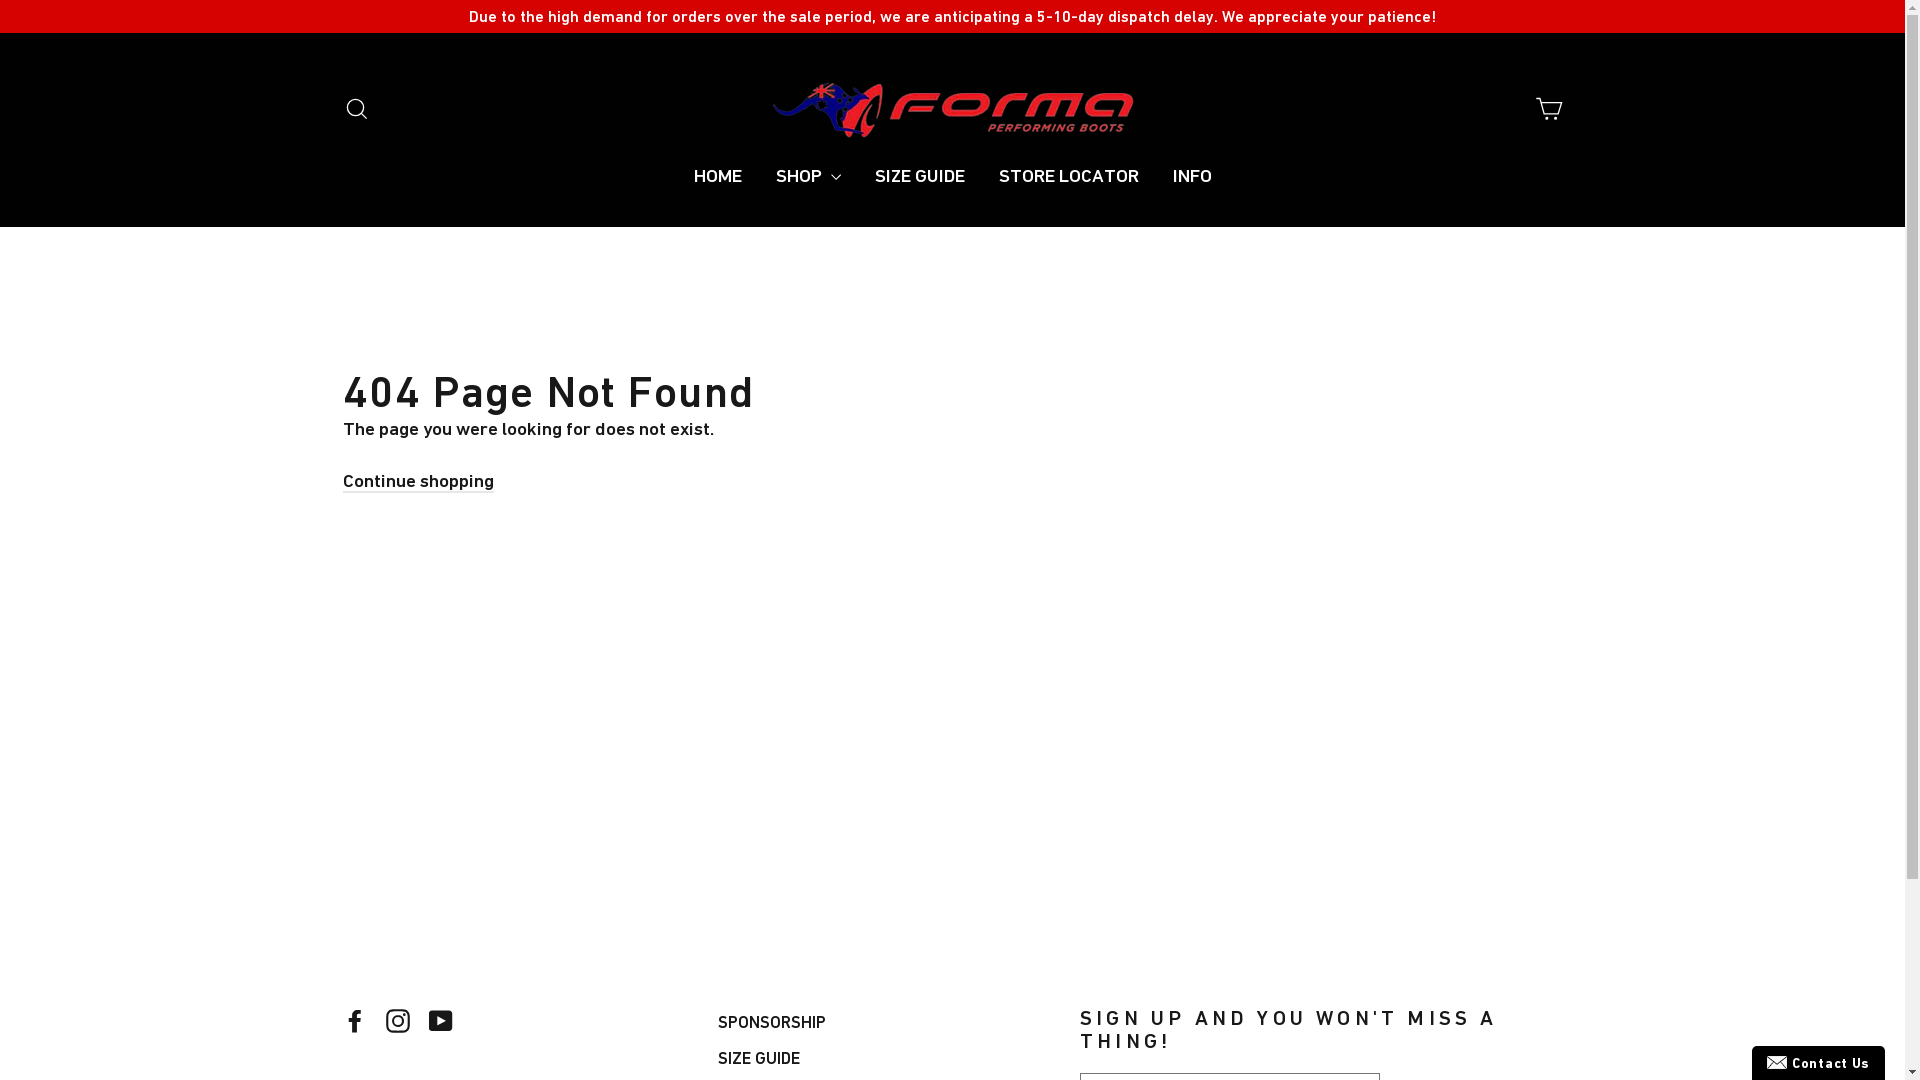  Describe the element at coordinates (883, 1022) in the screenshot. I see `'SPONSORSHIP'` at that location.